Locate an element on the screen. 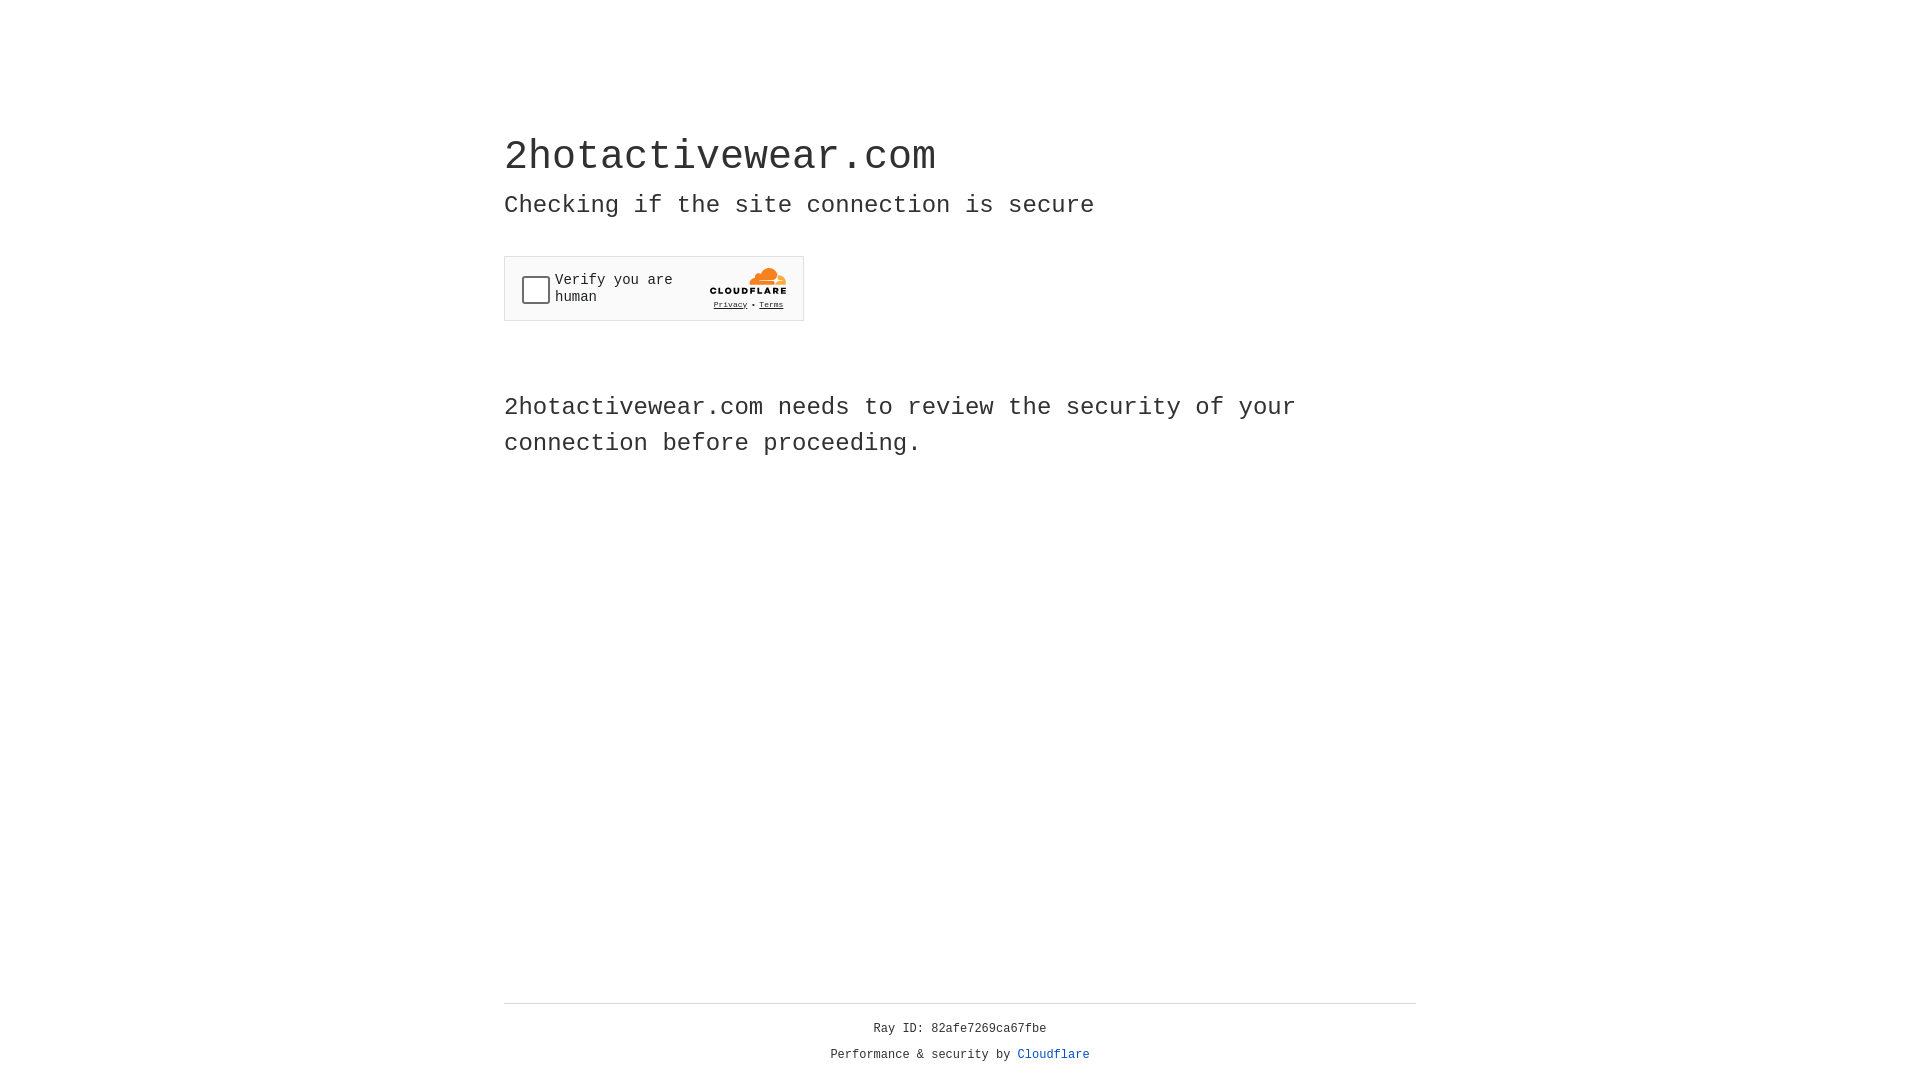 This screenshot has height=1080, width=1920. 'Widget containing a Cloudflare security challenge' is located at coordinates (653, 288).